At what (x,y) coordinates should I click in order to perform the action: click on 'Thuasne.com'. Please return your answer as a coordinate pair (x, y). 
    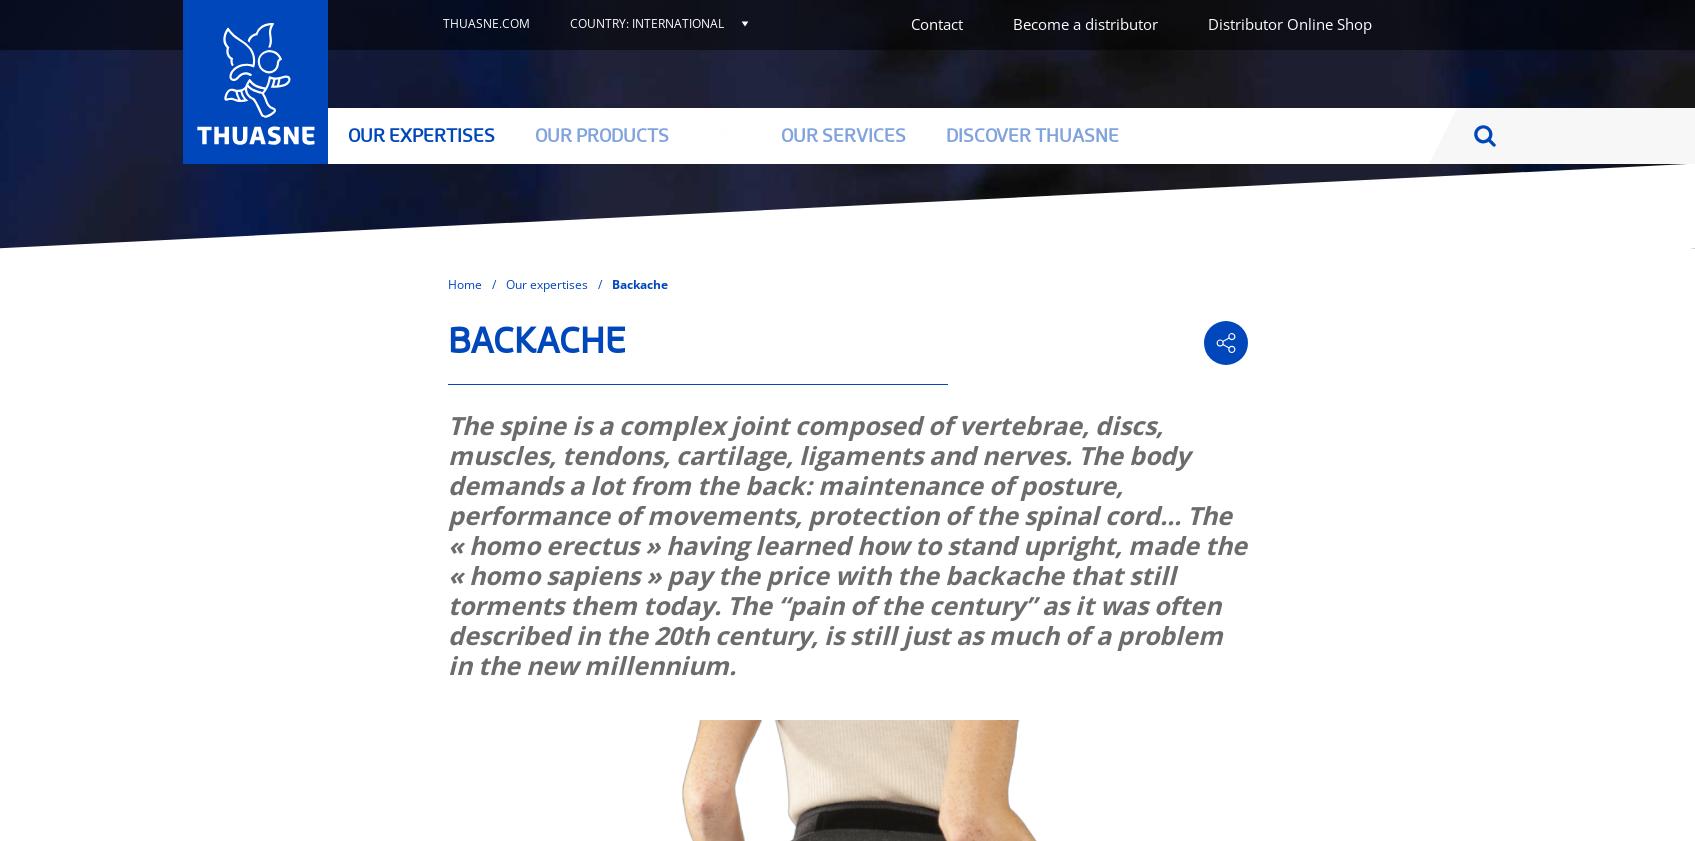
    Looking at the image, I should click on (484, 22).